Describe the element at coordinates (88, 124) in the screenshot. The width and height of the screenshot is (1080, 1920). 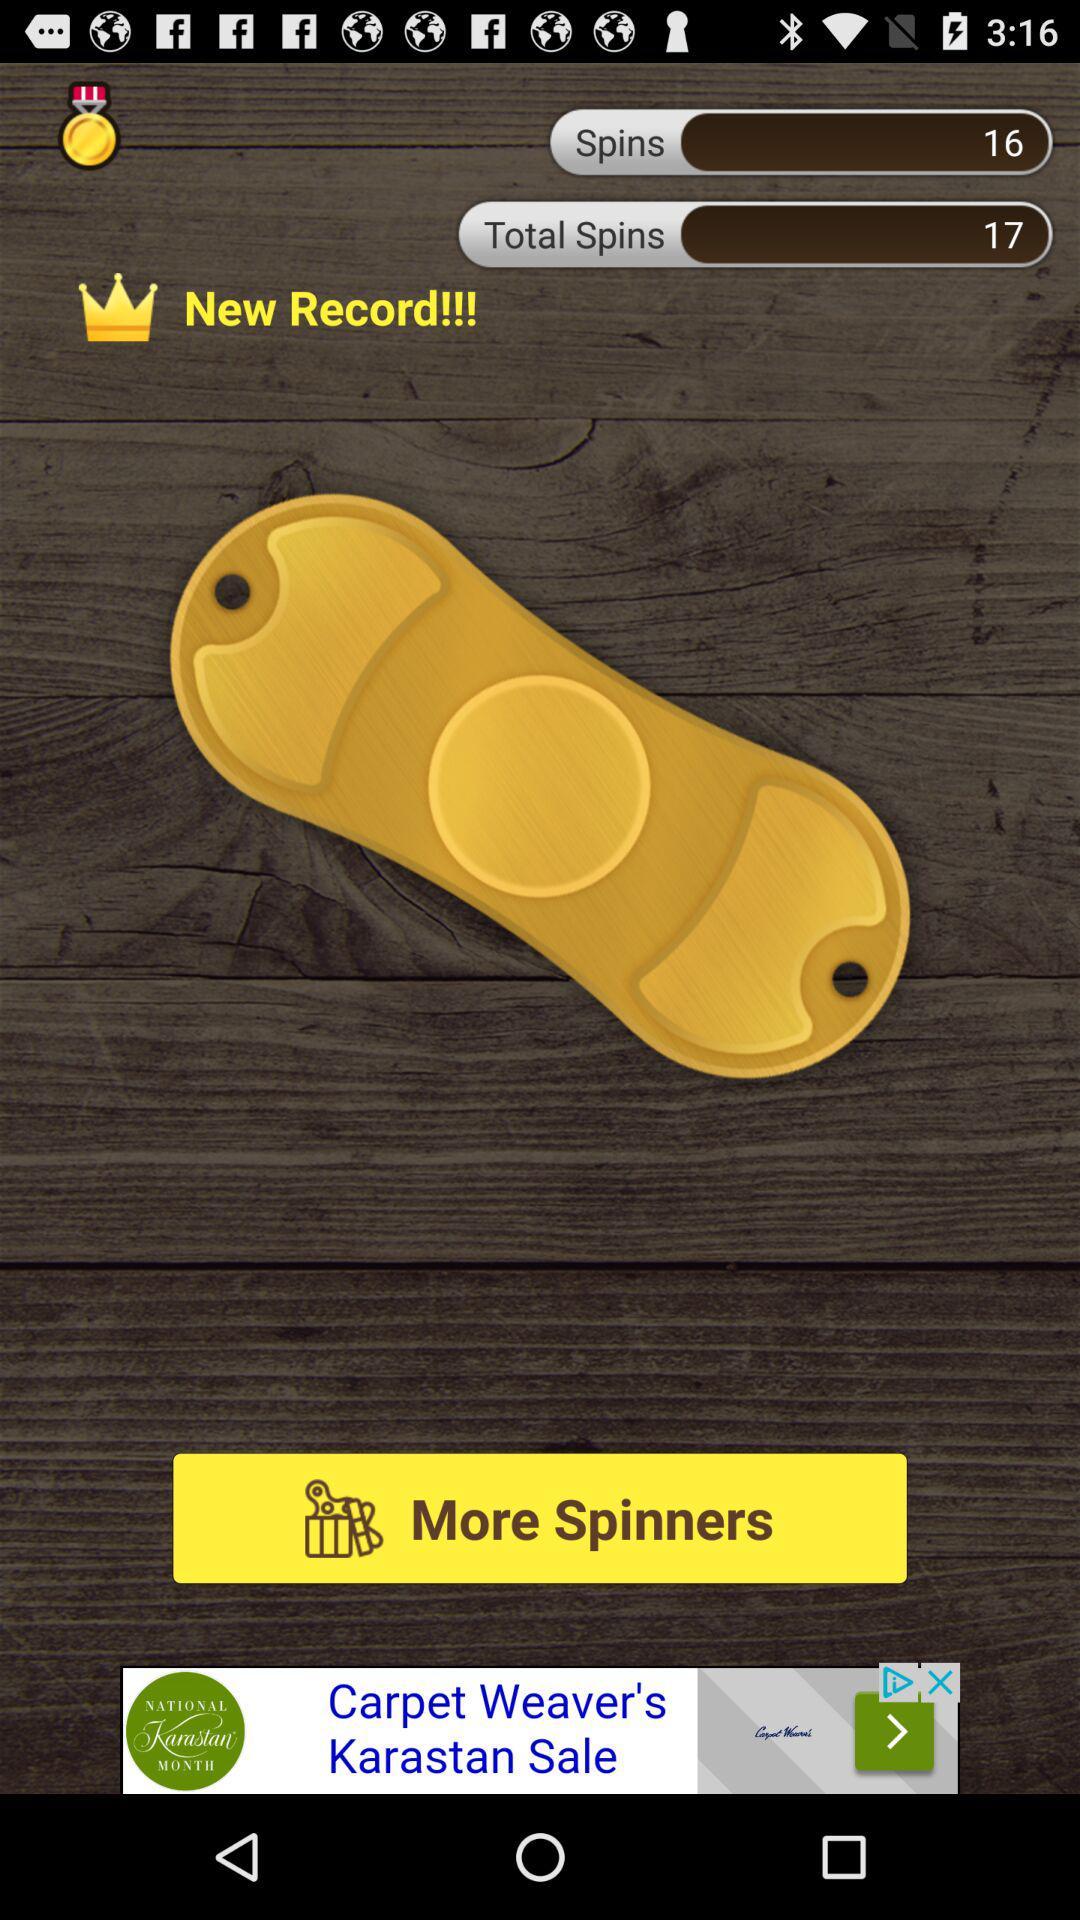
I see `achievements` at that location.